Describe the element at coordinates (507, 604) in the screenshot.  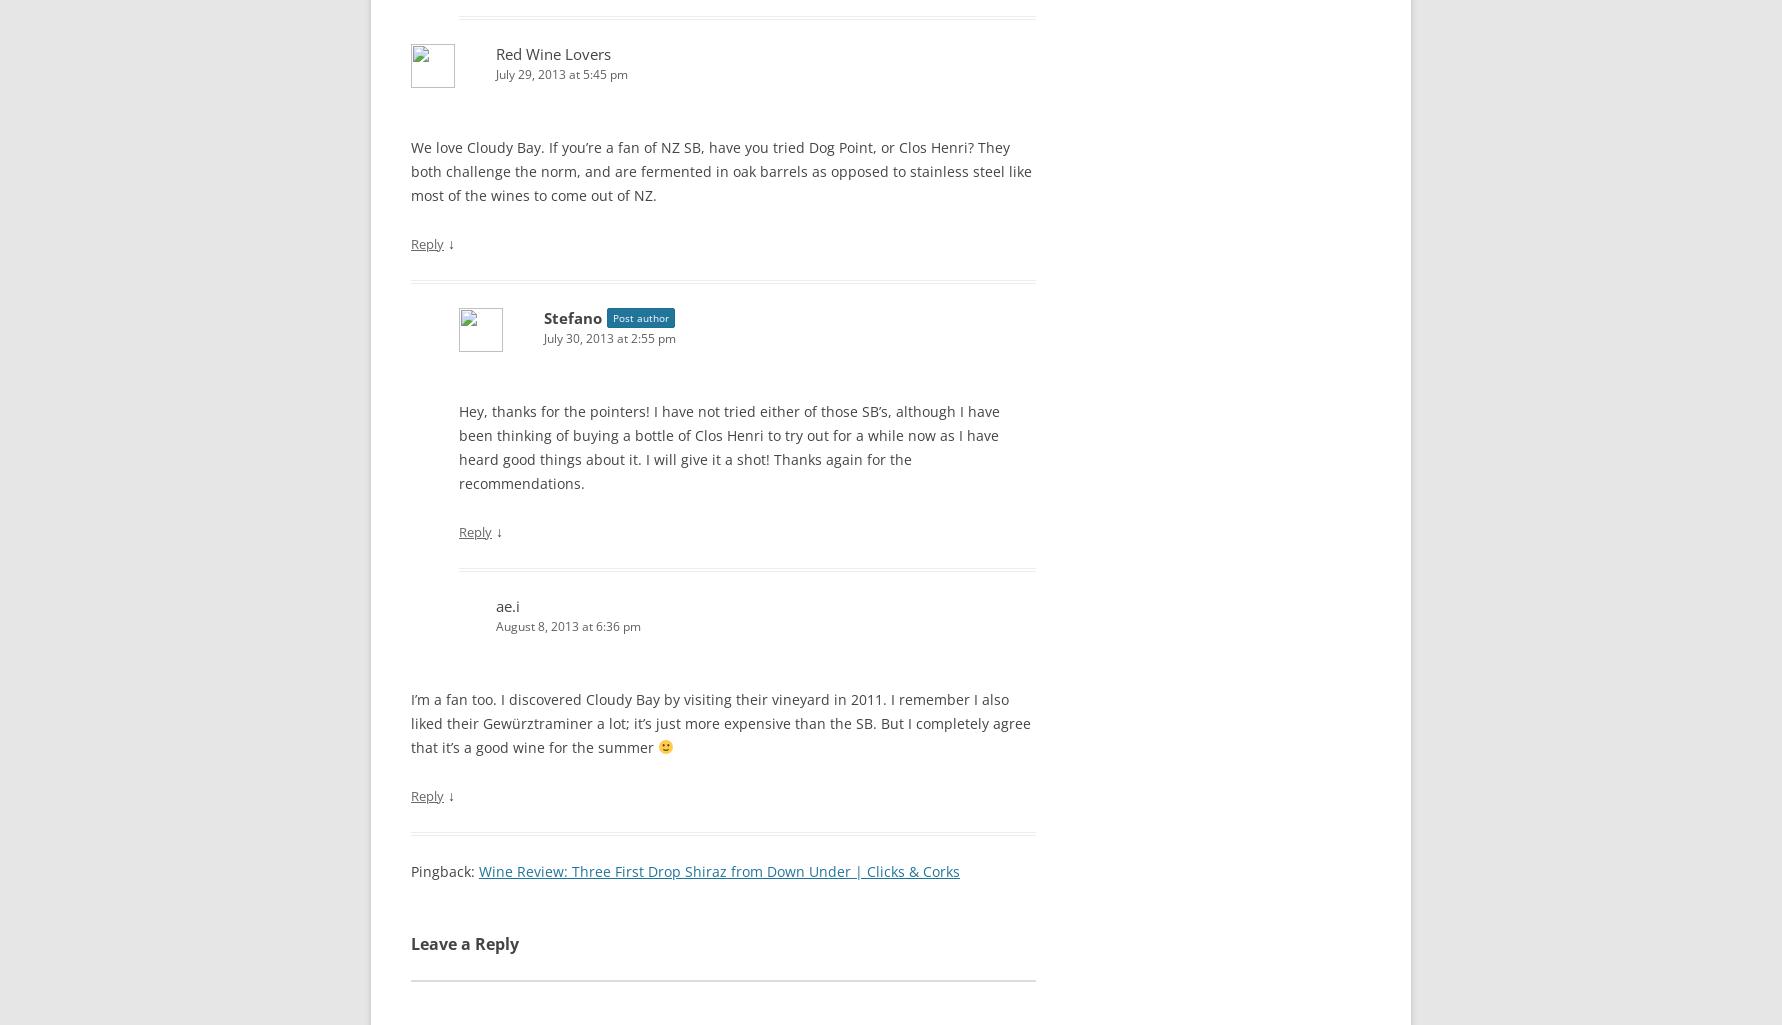
I see `'ae.i'` at that location.